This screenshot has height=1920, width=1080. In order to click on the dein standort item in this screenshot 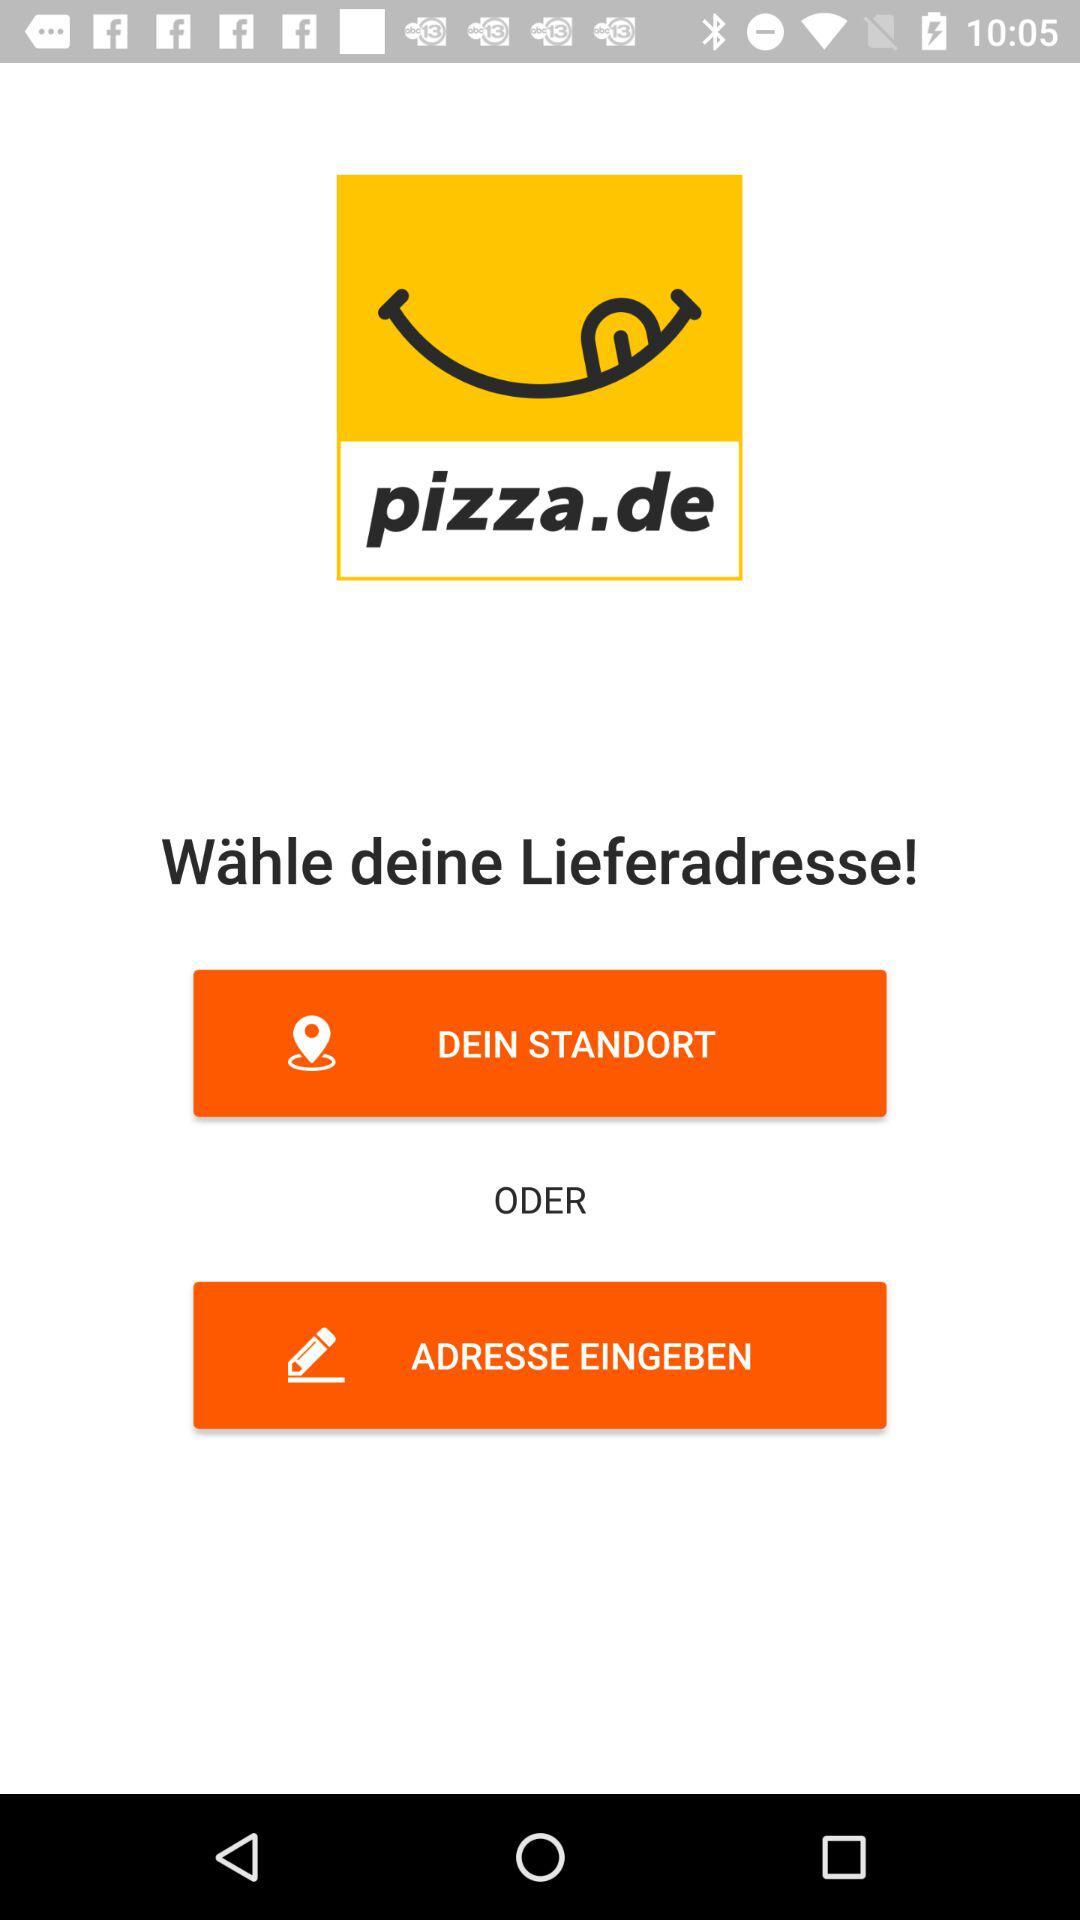, I will do `click(540, 1042)`.